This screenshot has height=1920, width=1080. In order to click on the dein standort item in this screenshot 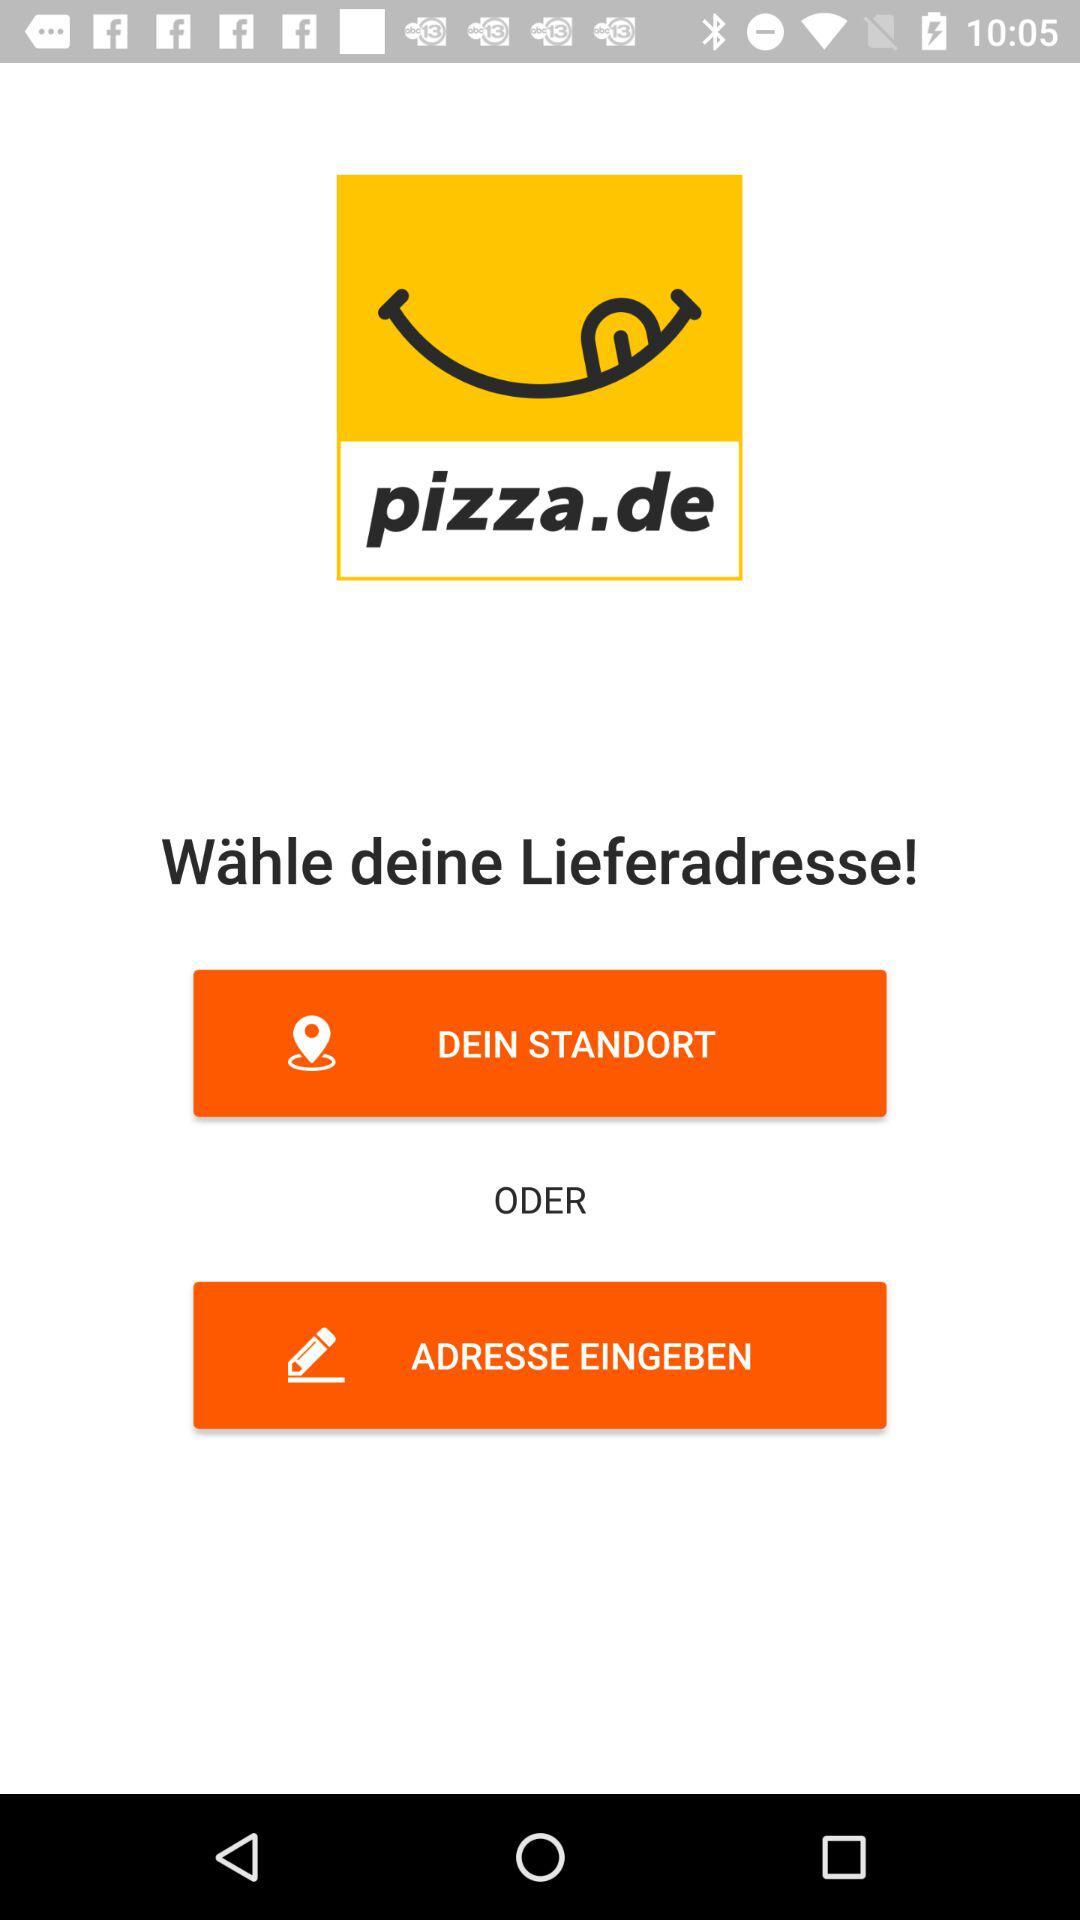, I will do `click(540, 1042)`.